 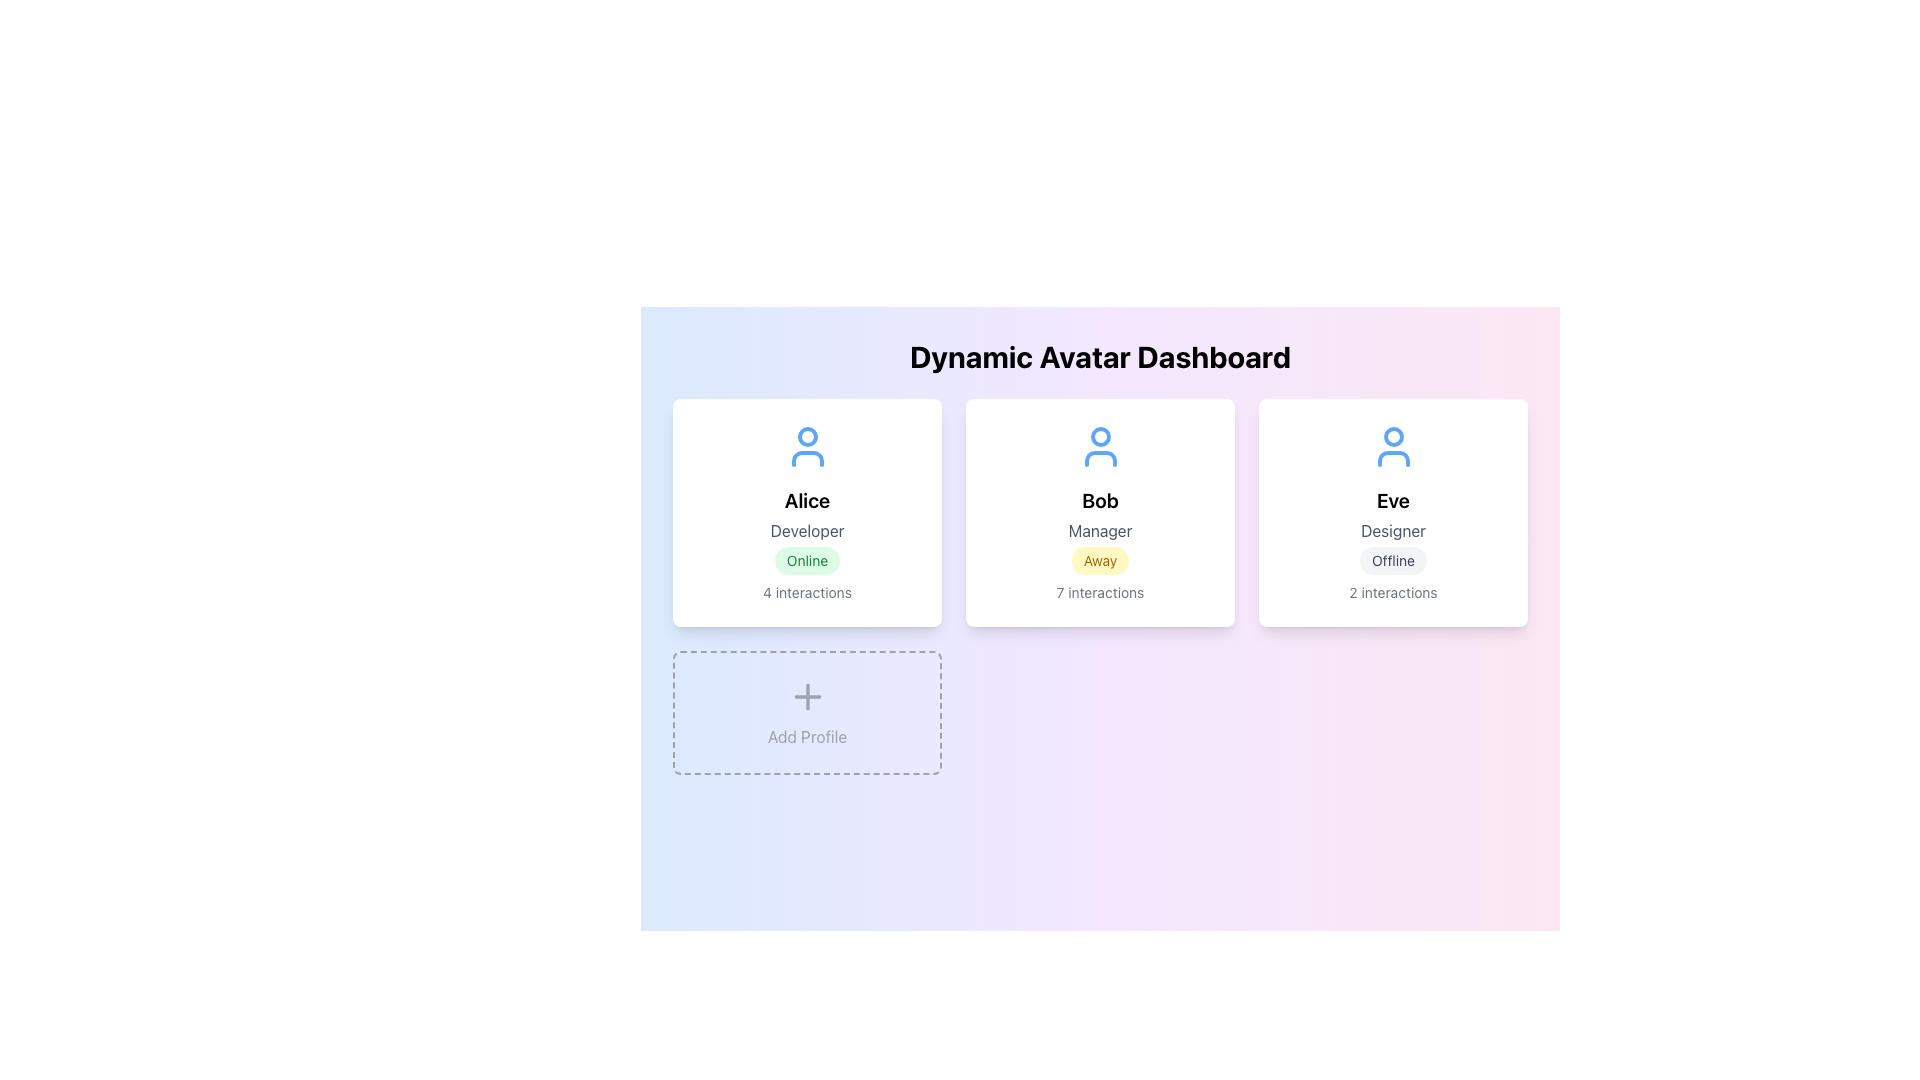 I want to click on the blue outline user profile silhouette icon located at the top of the second card, above the text 'Bob', so click(x=1099, y=446).